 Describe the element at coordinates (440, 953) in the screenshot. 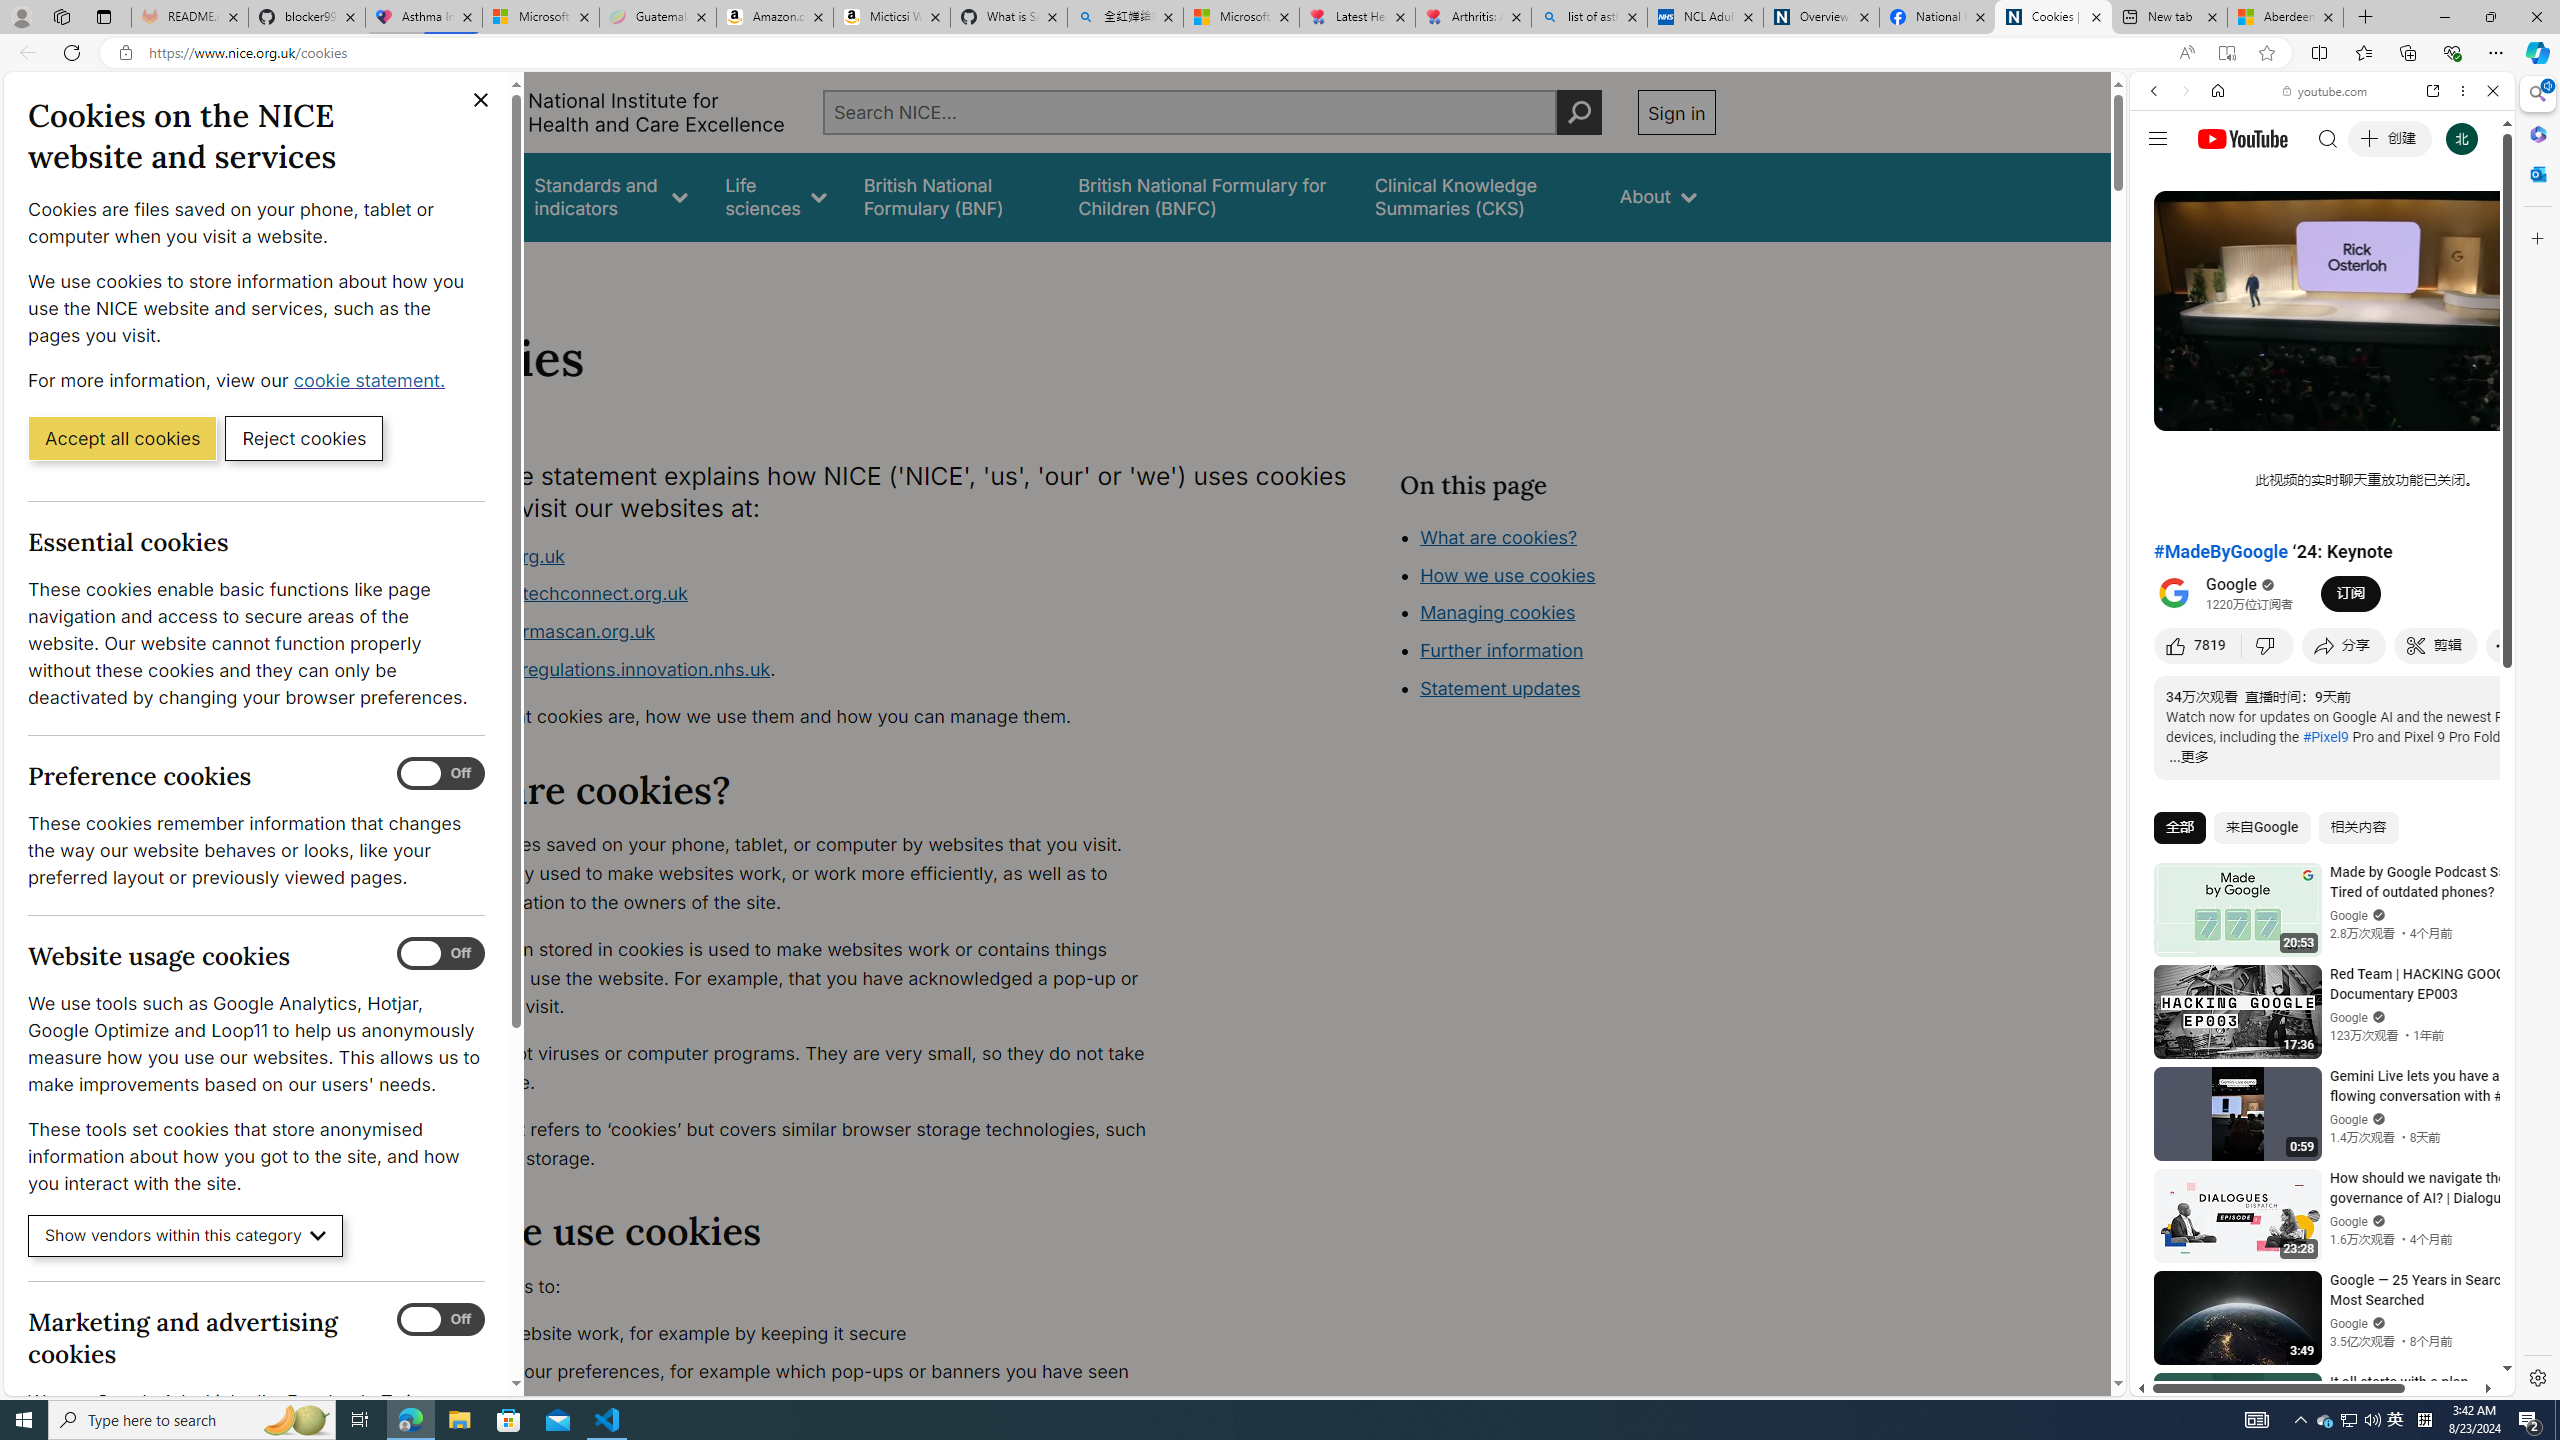

I see `'Website usage cookies'` at that location.